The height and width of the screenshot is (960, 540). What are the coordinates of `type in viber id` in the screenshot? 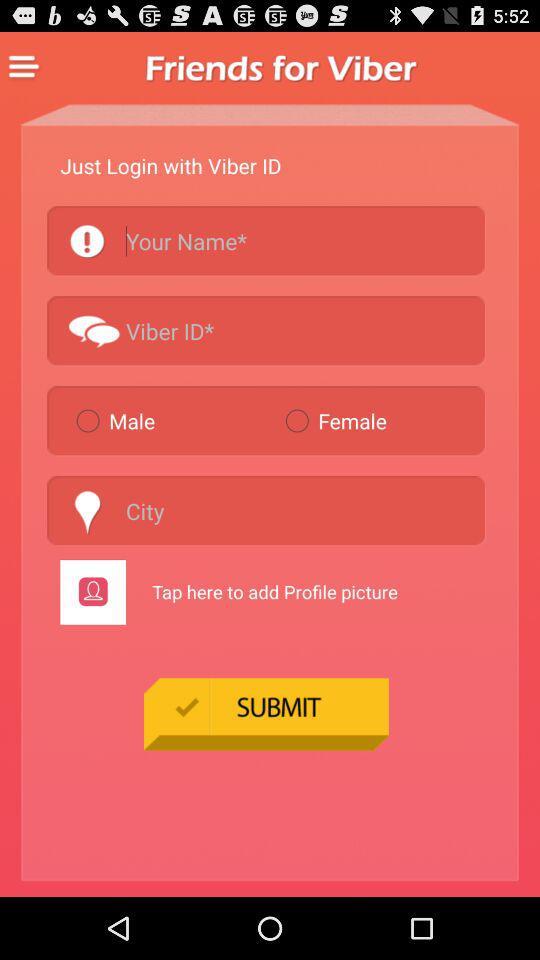 It's located at (266, 330).